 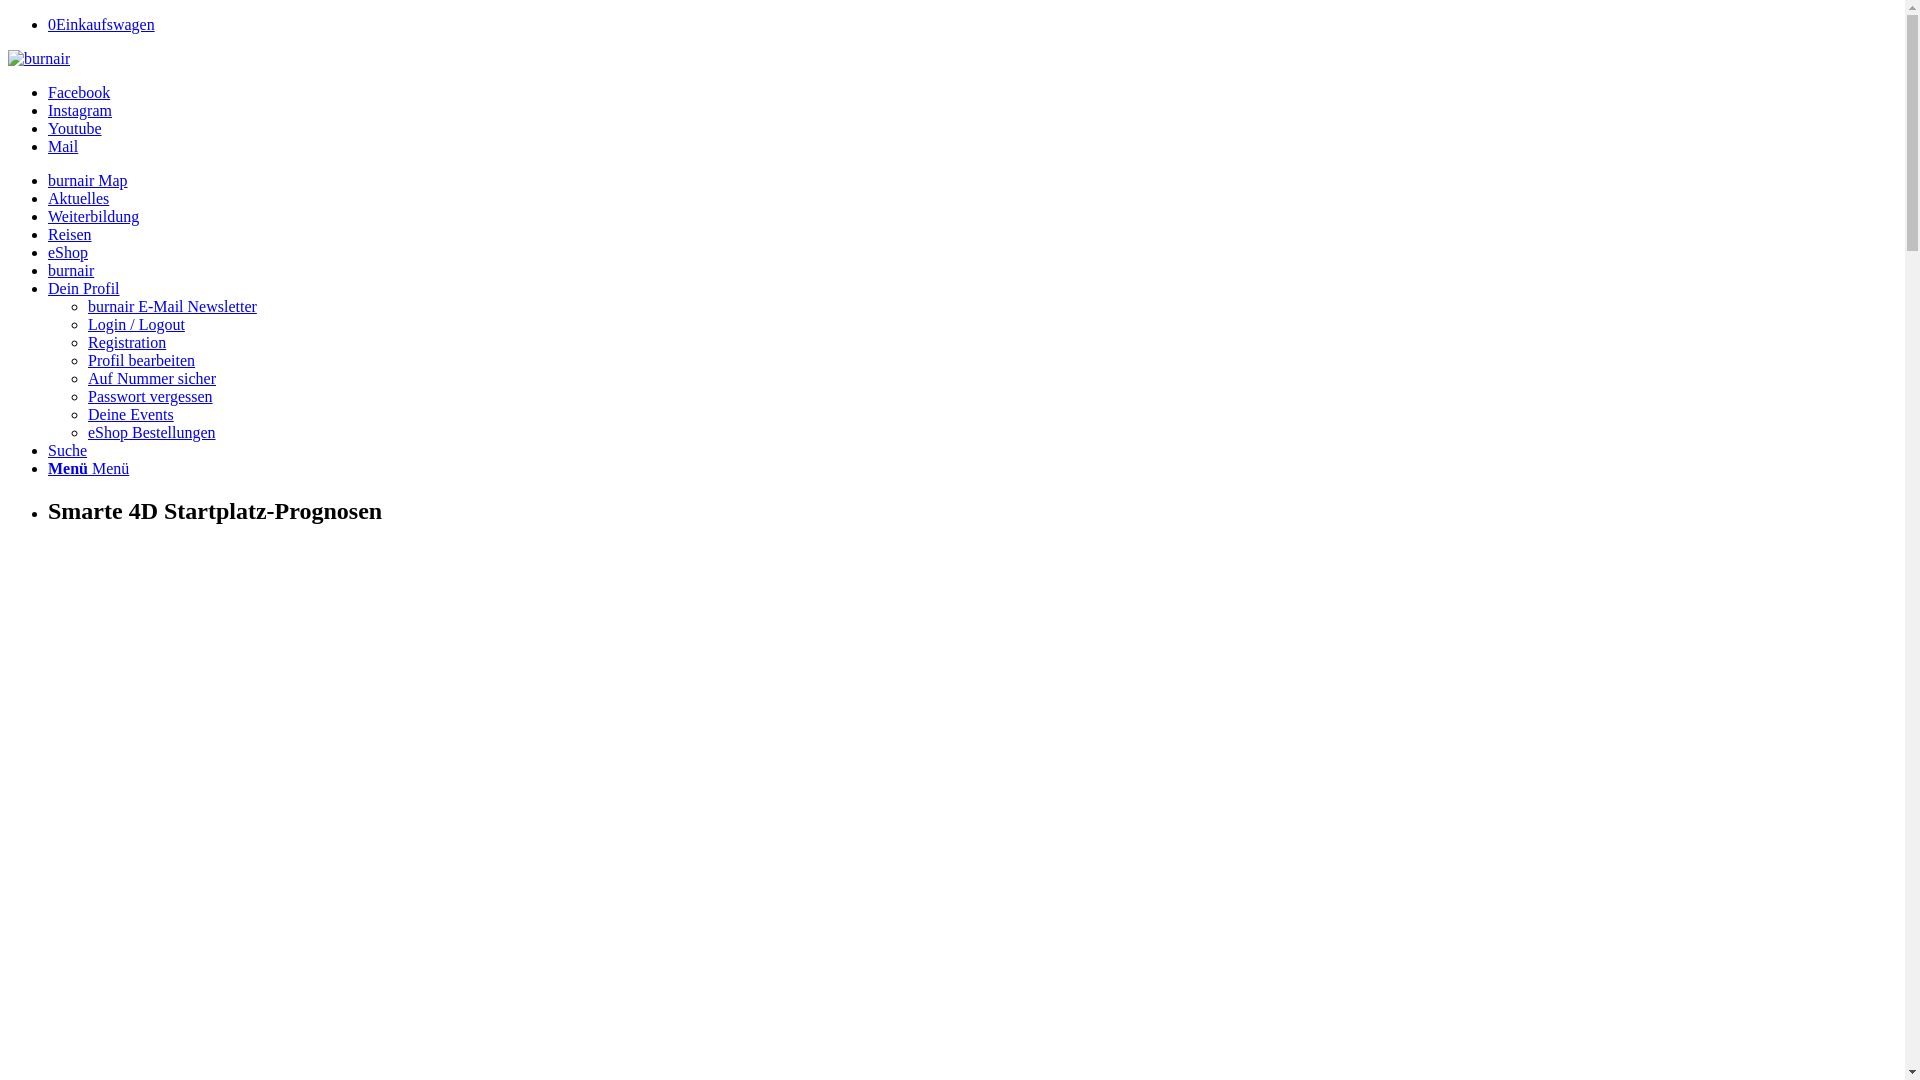 I want to click on 'Mail', so click(x=48, y=145).